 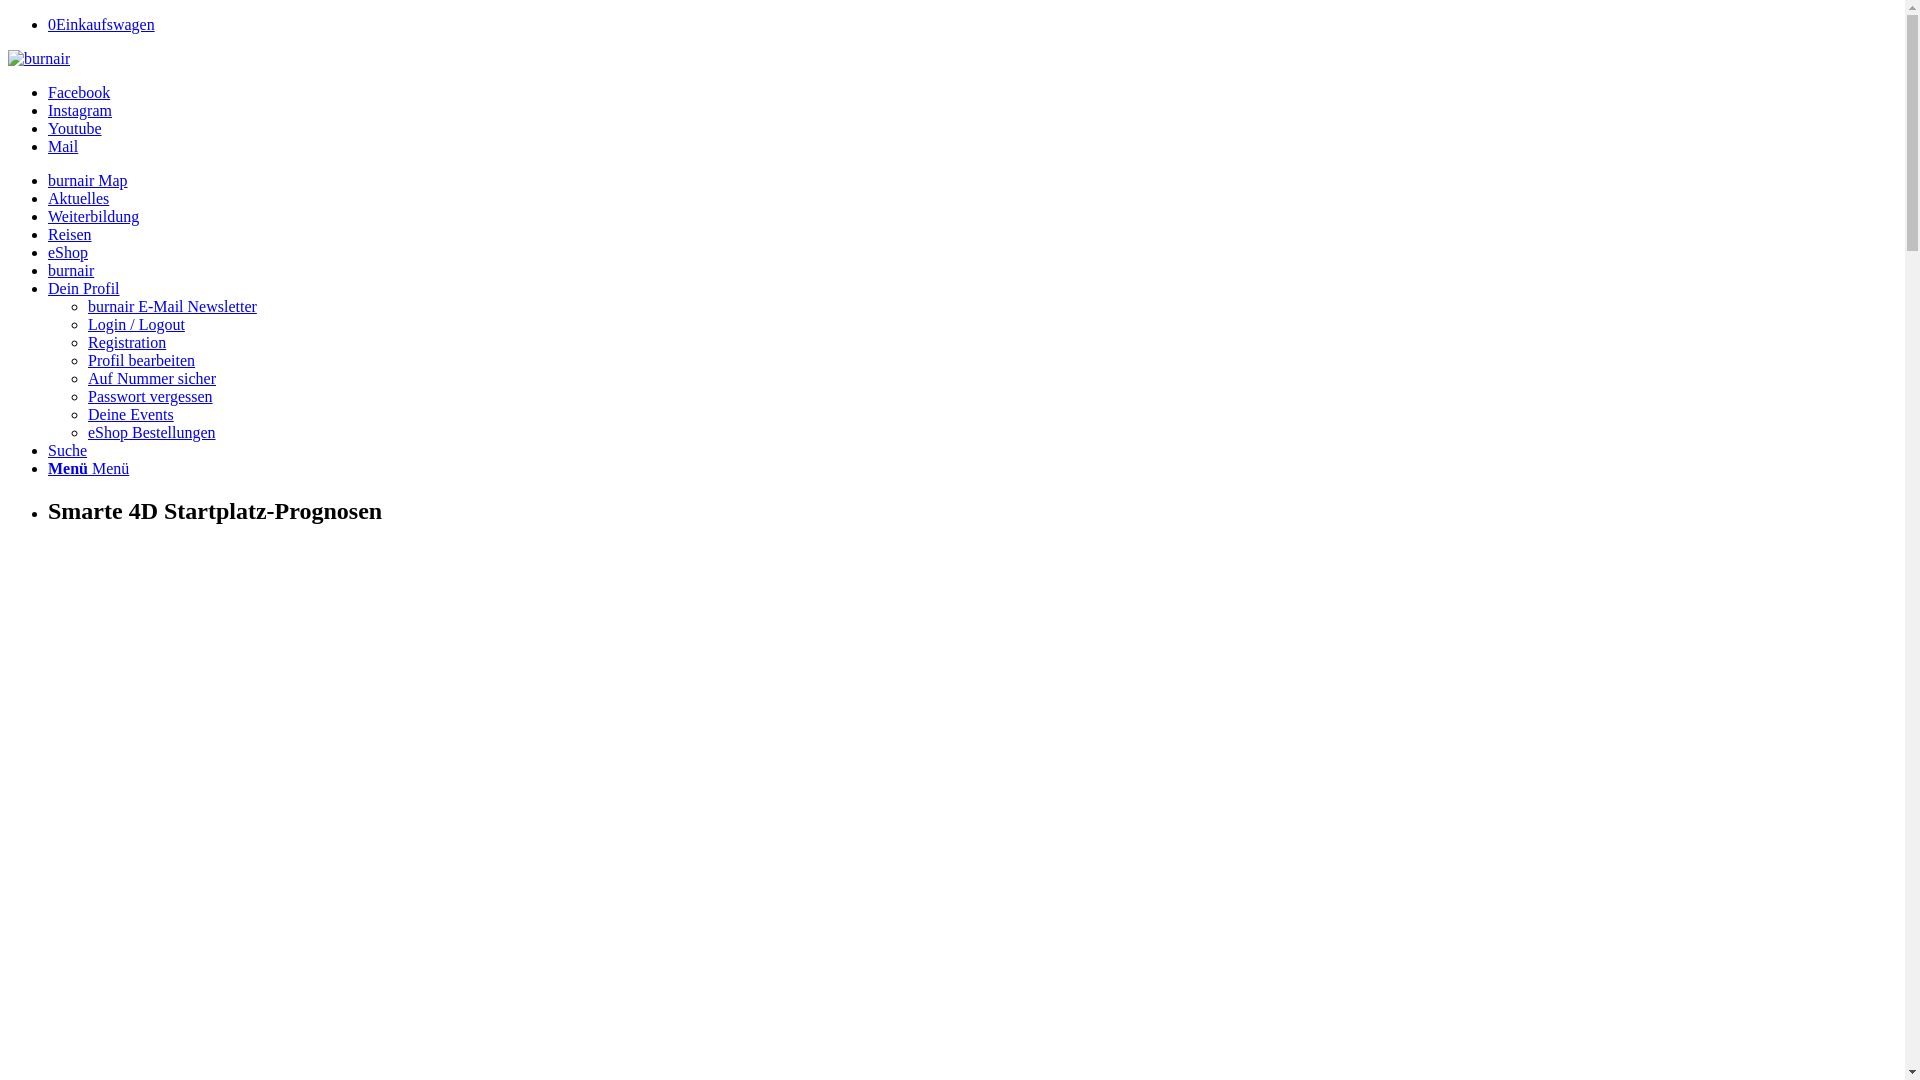 I want to click on 'Mail', so click(x=48, y=145).